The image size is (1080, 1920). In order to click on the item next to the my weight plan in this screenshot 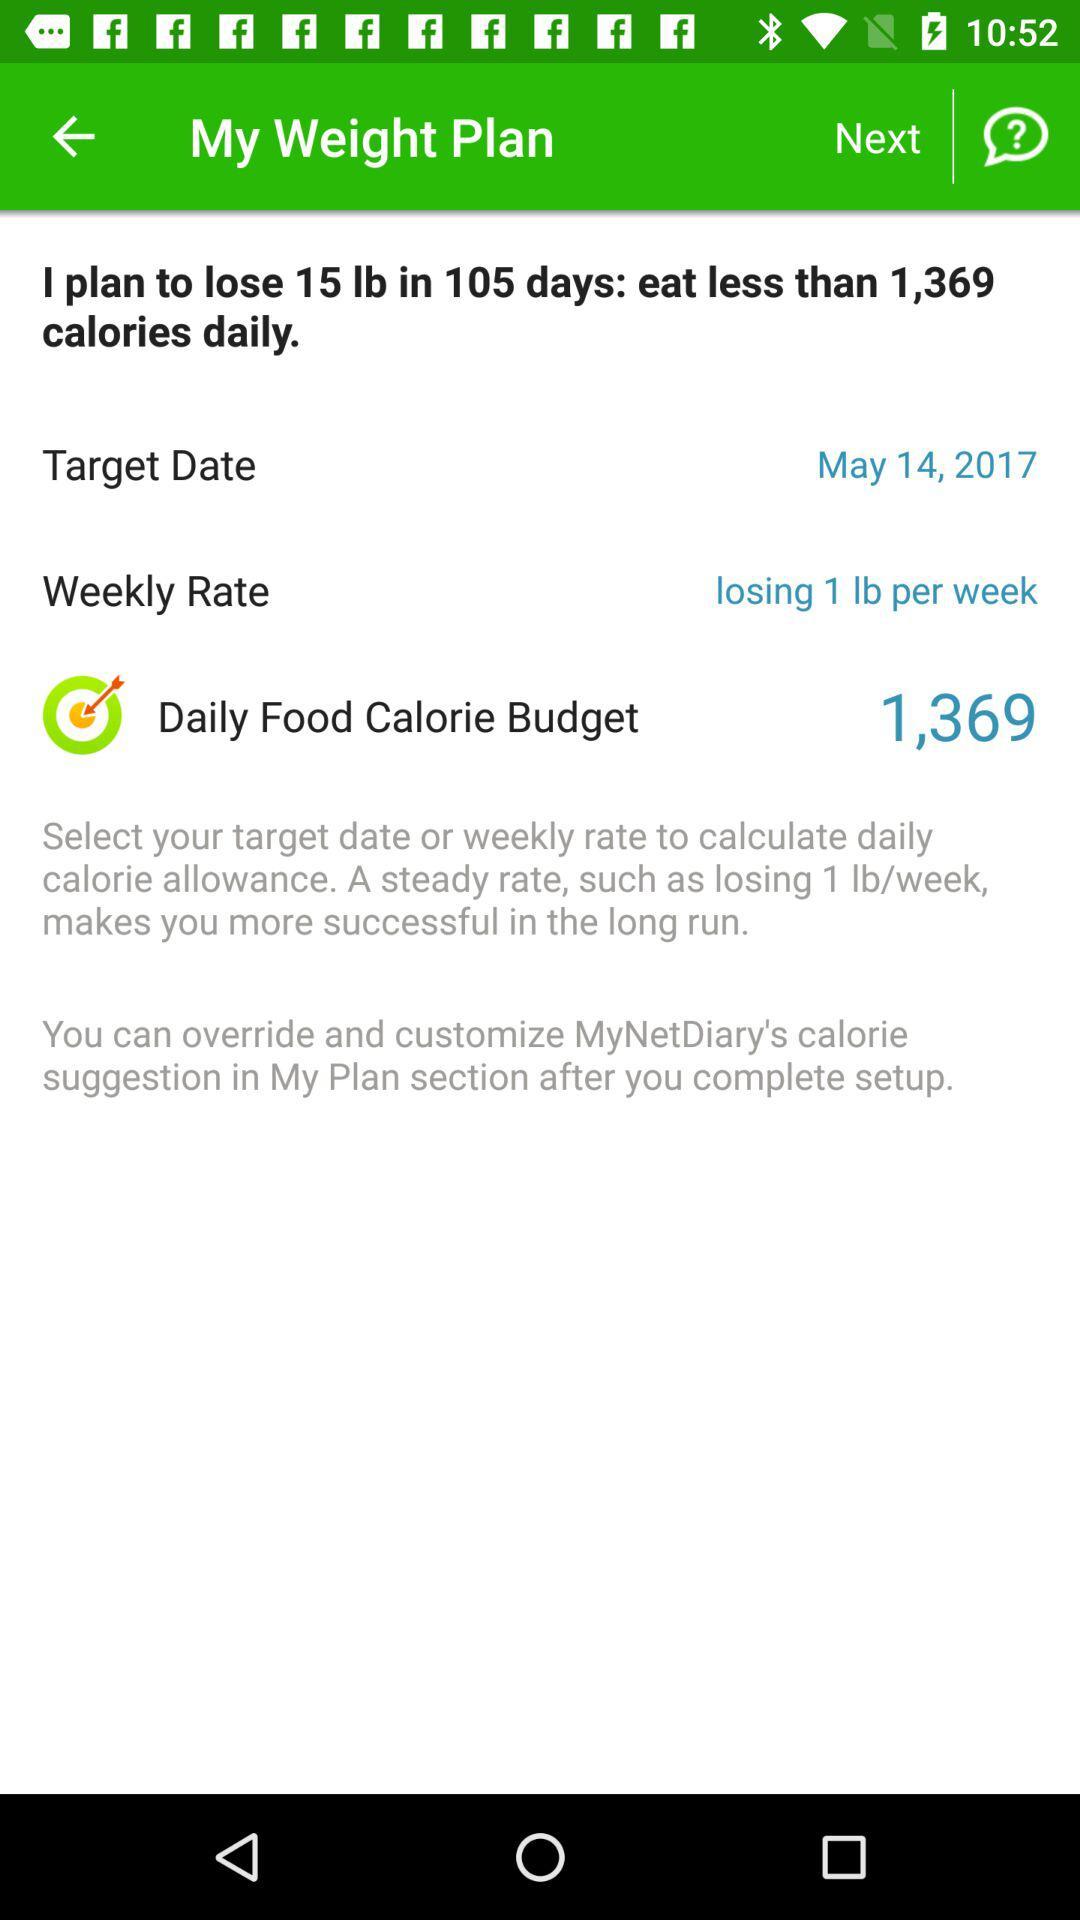, I will do `click(72, 135)`.